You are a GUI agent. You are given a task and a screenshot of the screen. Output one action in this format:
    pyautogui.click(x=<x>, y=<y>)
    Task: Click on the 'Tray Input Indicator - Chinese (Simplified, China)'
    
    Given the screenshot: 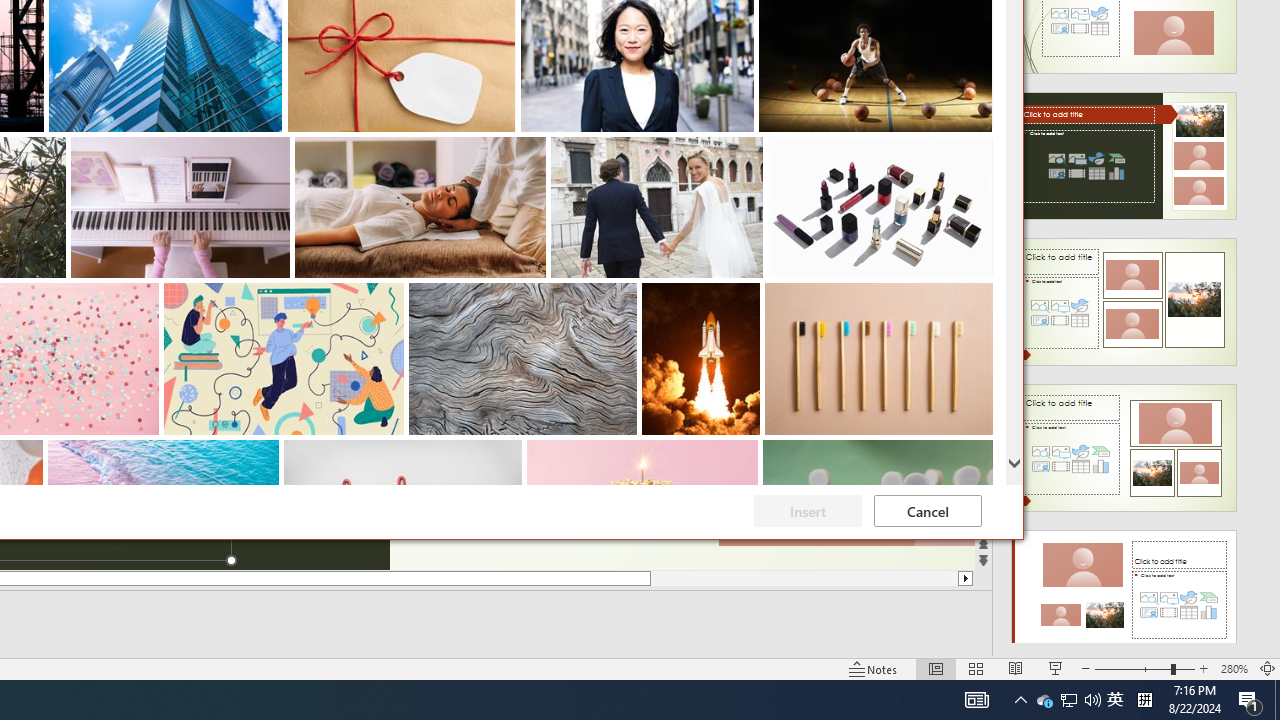 What is the action you would take?
    pyautogui.click(x=1144, y=698)
    